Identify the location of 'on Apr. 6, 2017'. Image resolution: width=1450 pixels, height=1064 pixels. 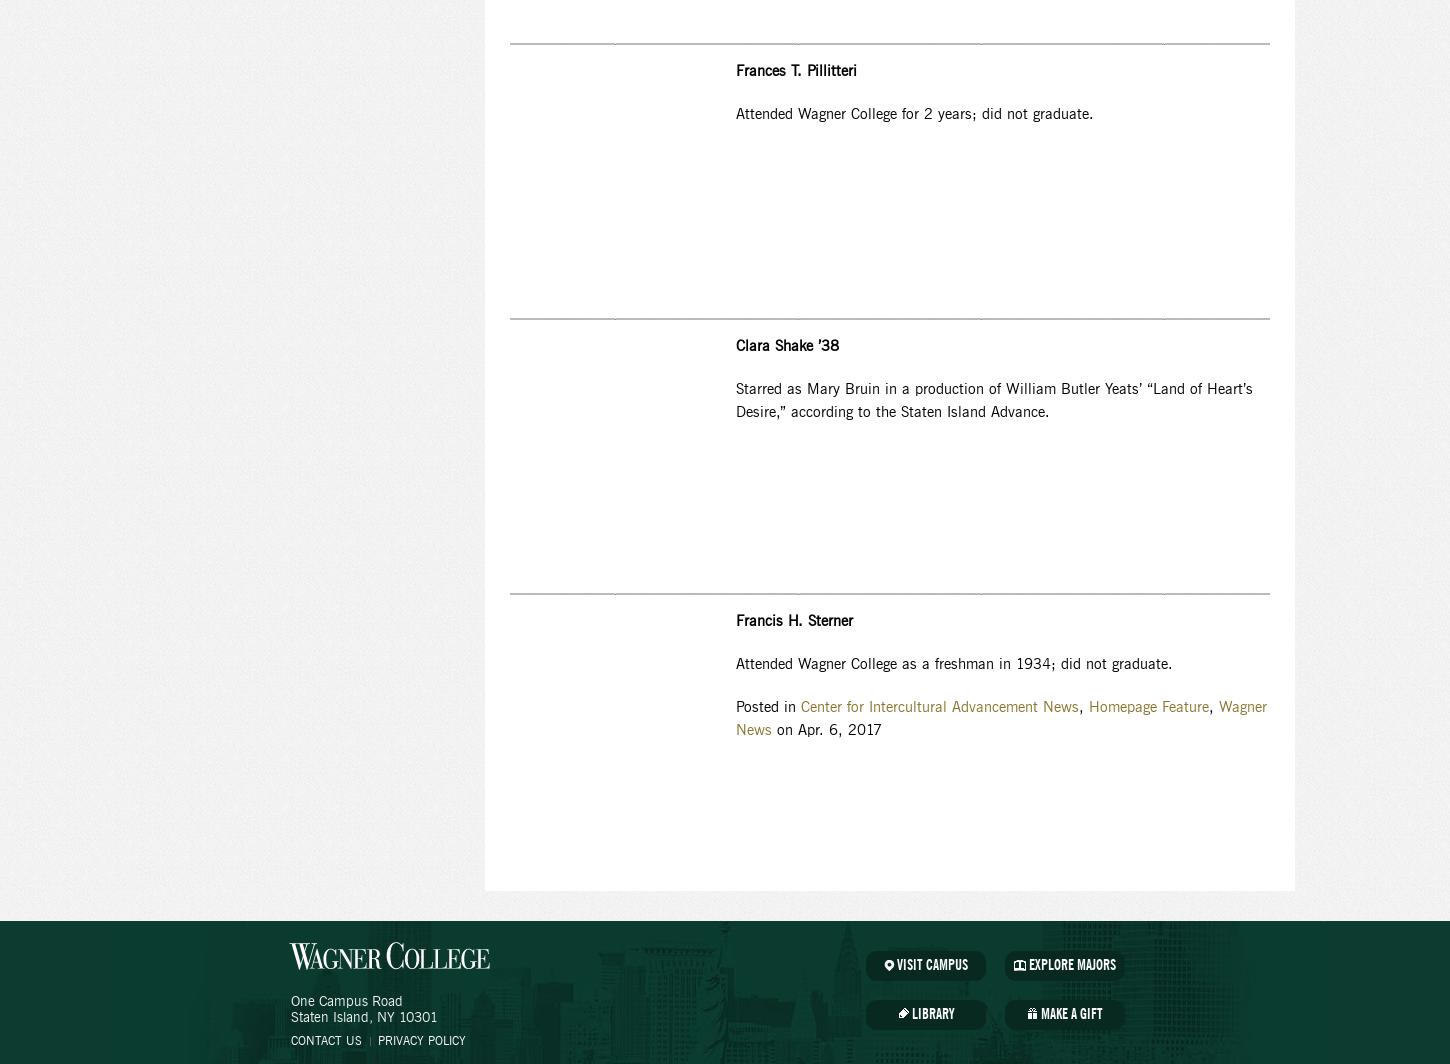
(826, 731).